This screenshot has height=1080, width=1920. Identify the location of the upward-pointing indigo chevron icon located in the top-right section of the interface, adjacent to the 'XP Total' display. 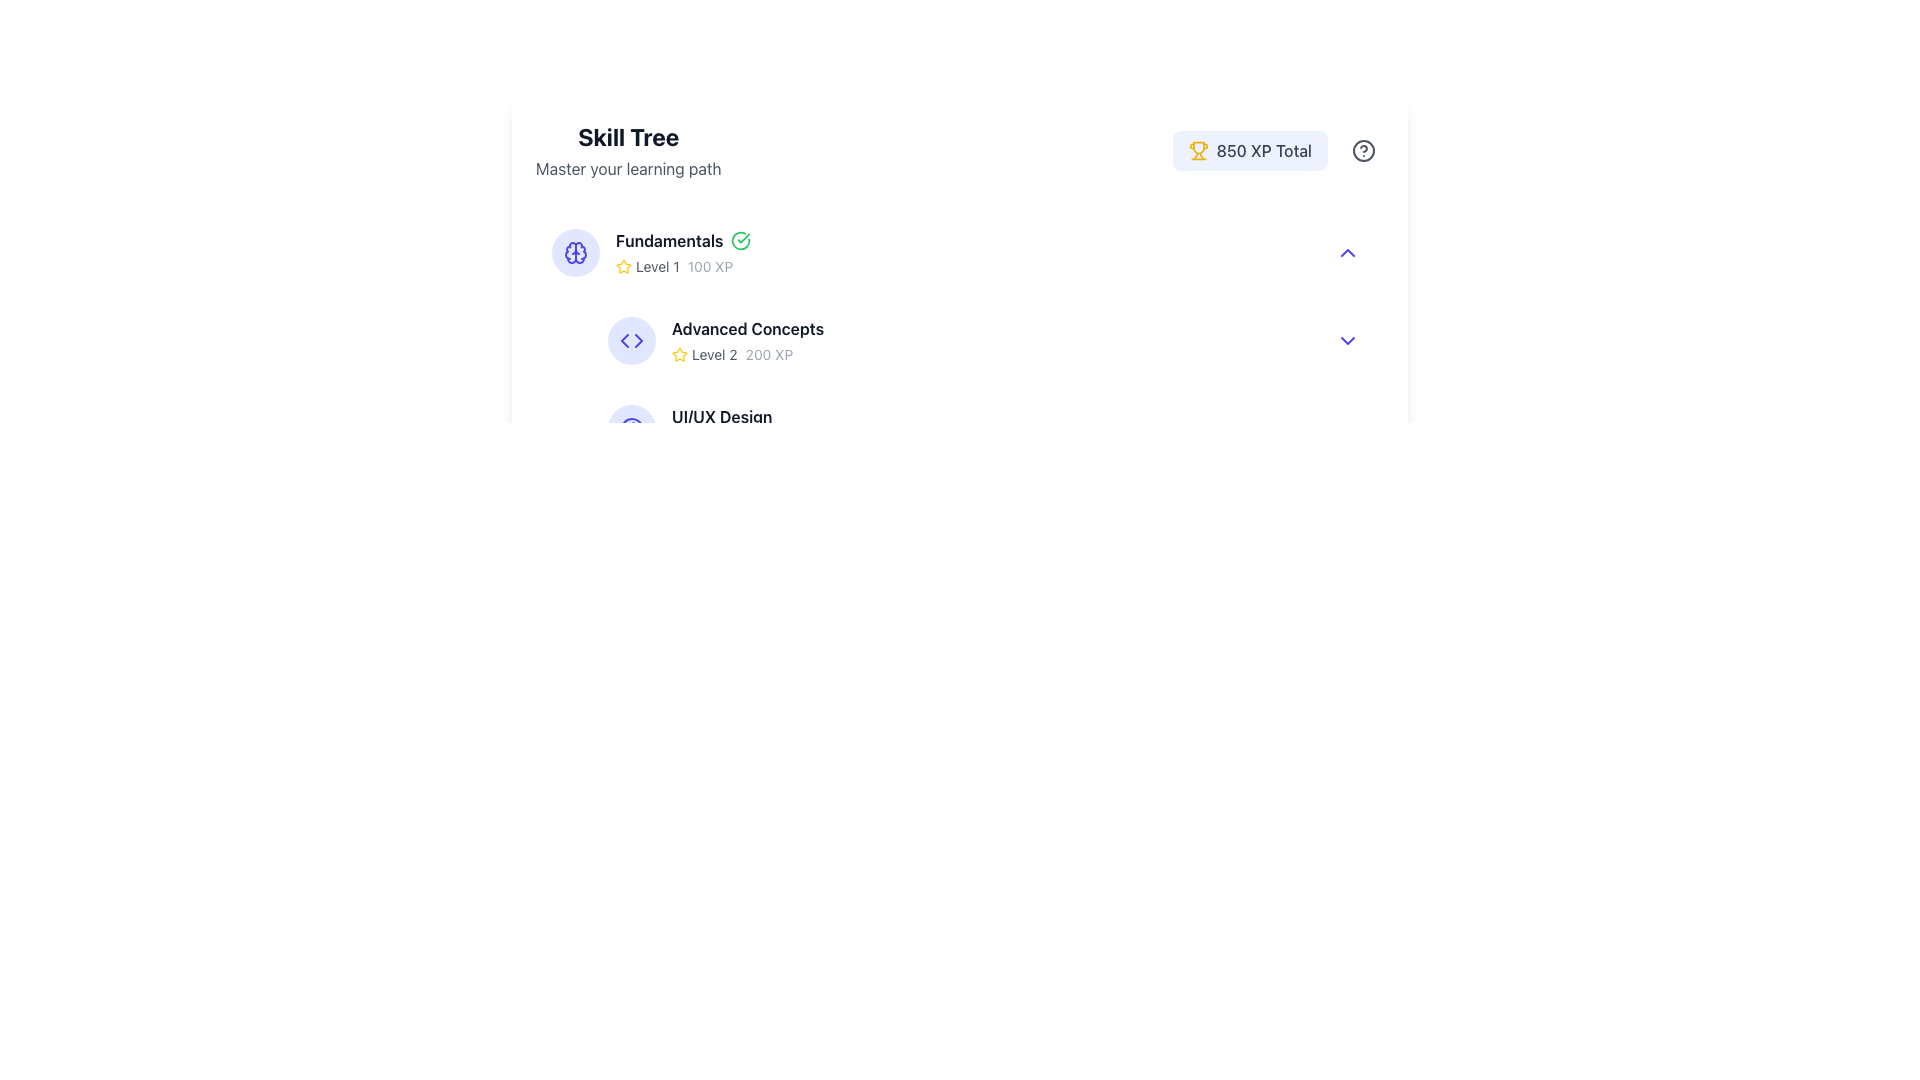
(1348, 252).